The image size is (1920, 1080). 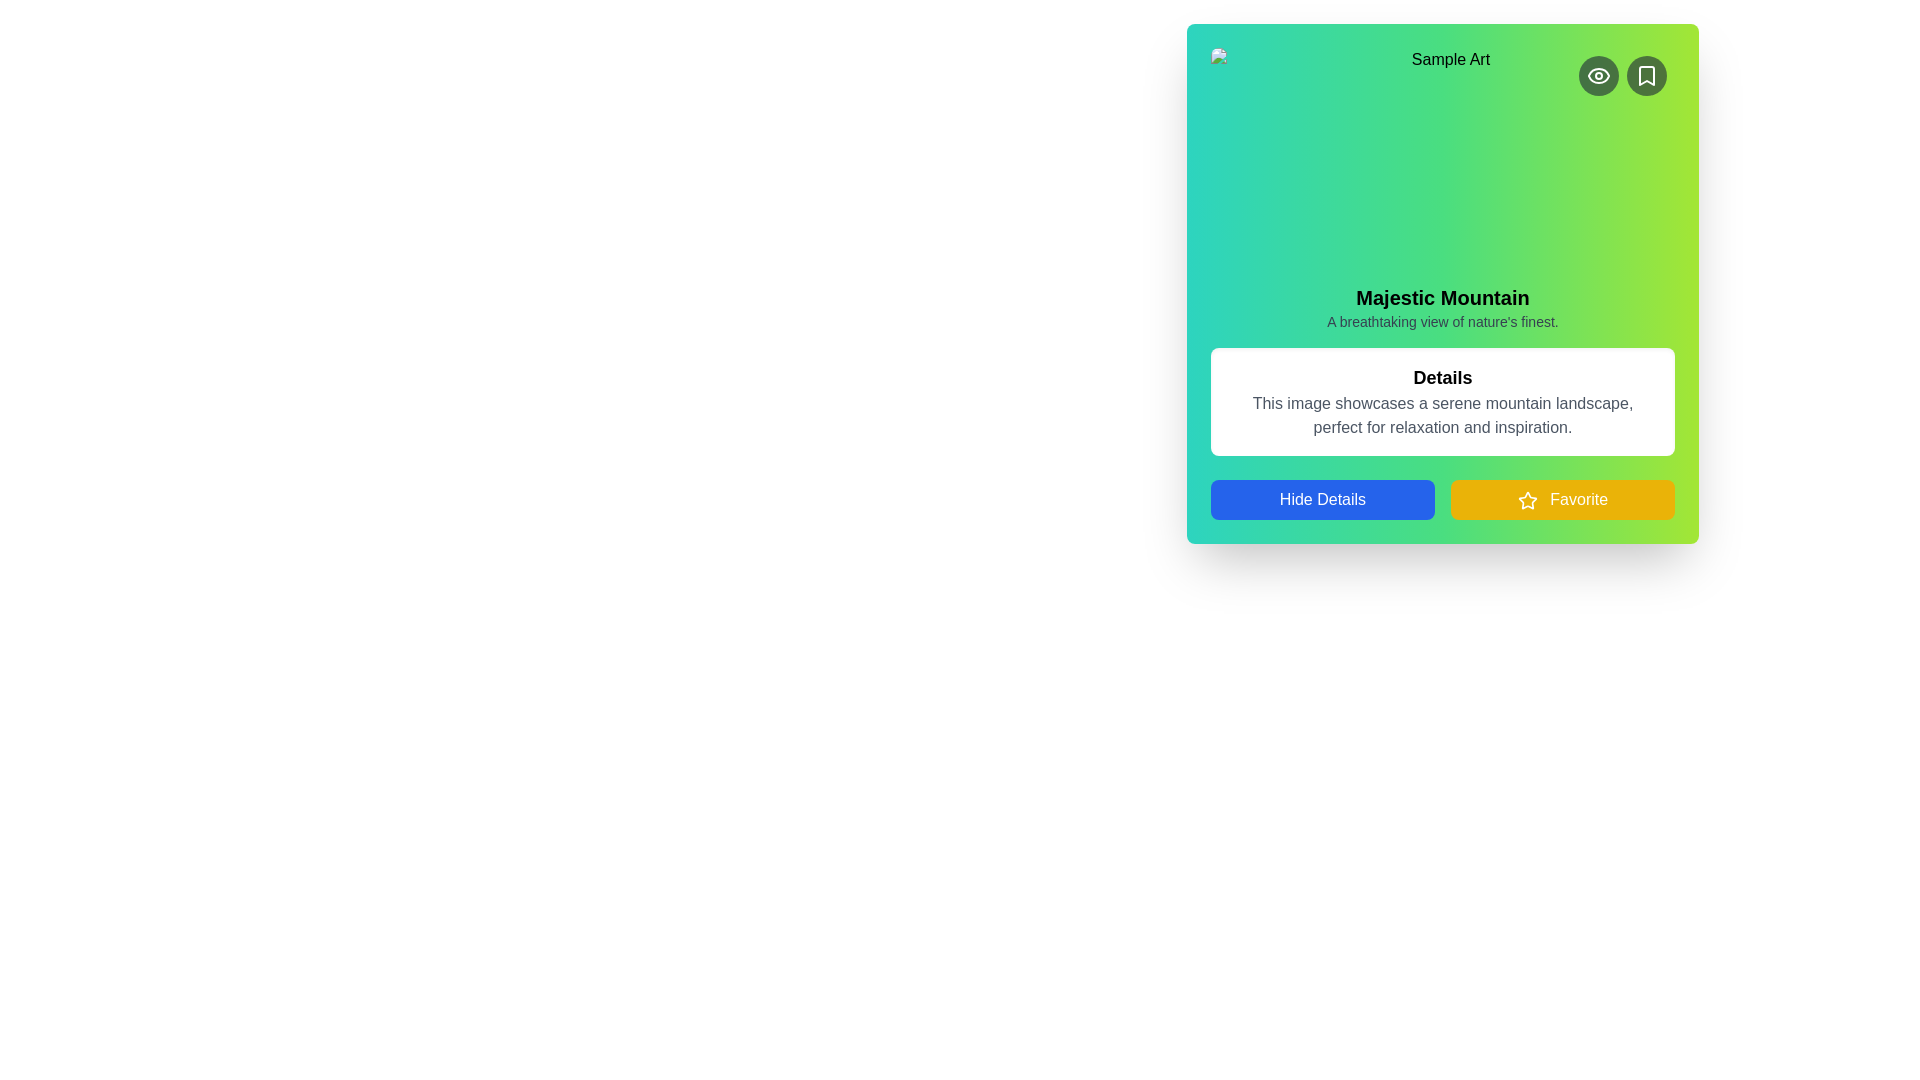 What do you see at coordinates (1443, 415) in the screenshot?
I see `text block located below the 'Details' header in the card interface titled 'Majestic Mountain' for additional context` at bounding box center [1443, 415].